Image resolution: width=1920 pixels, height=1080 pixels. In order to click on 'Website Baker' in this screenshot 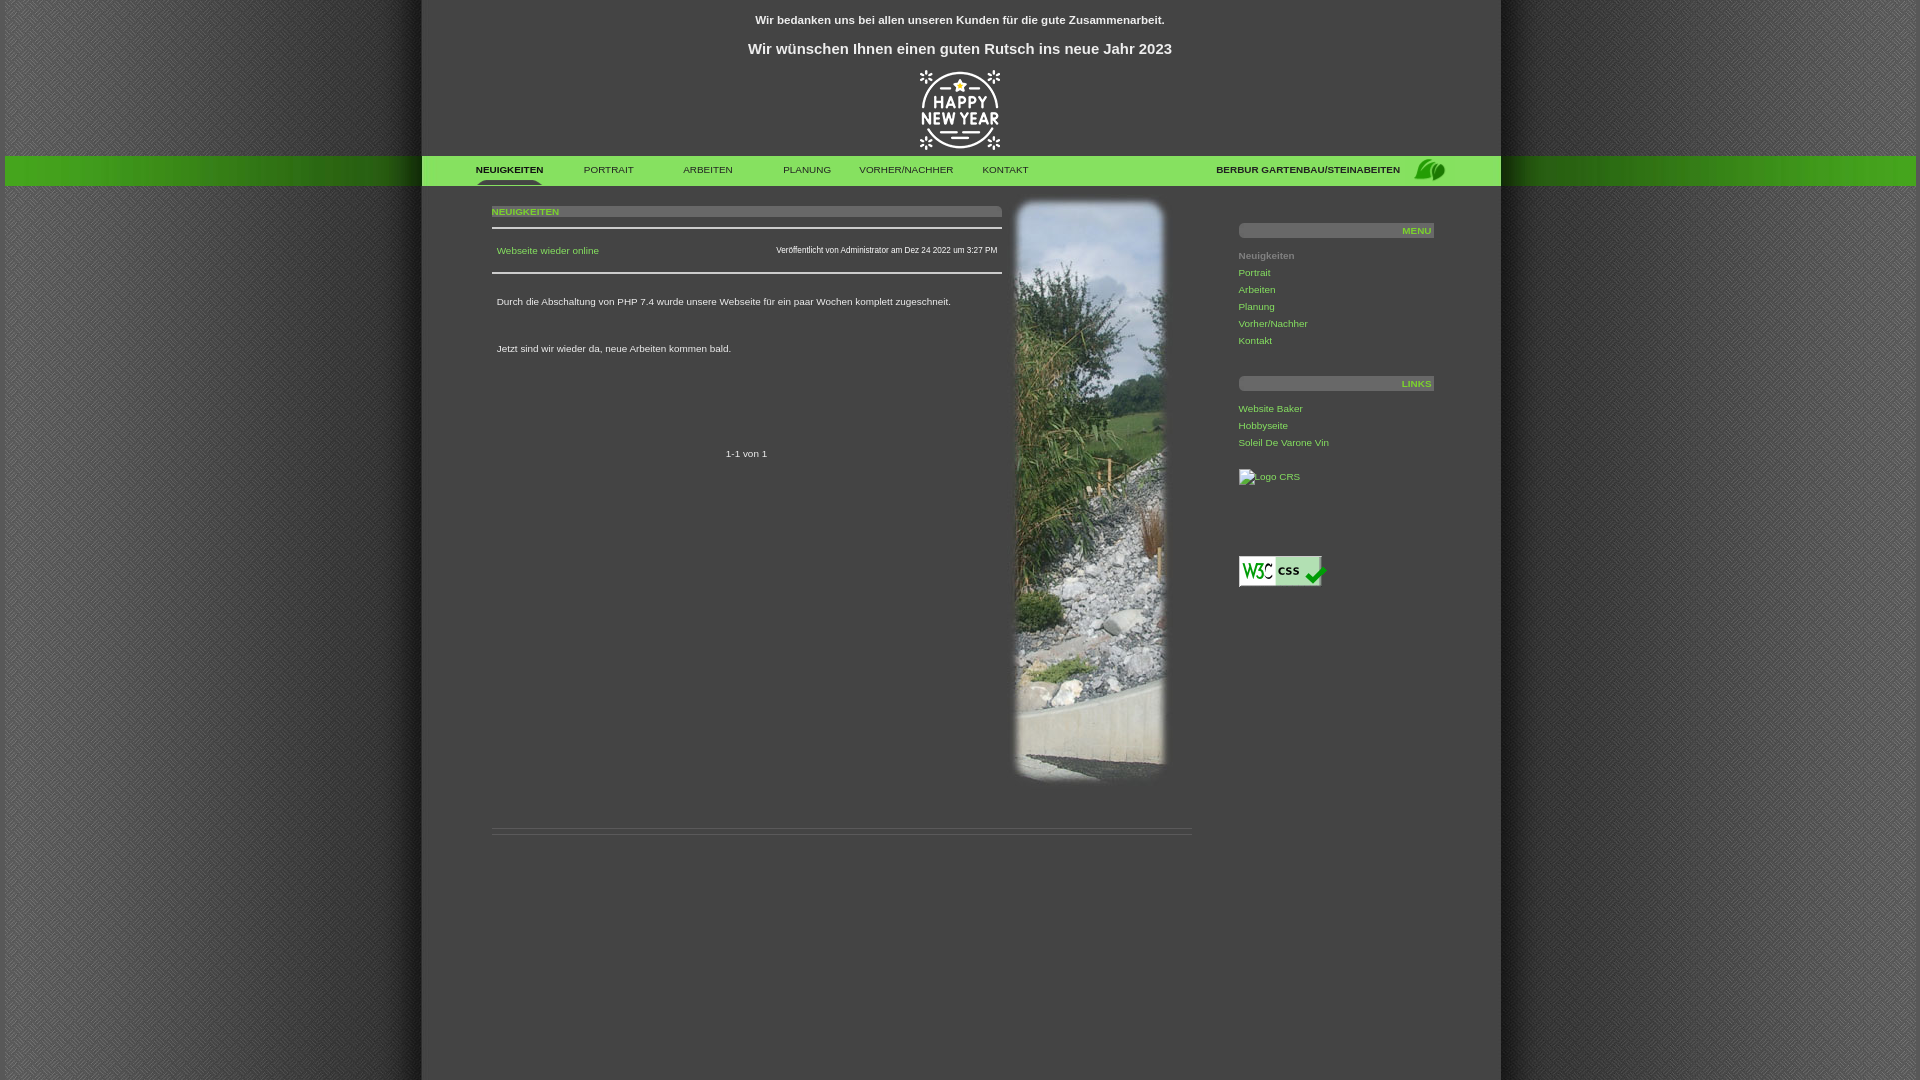, I will do `click(1269, 407)`.